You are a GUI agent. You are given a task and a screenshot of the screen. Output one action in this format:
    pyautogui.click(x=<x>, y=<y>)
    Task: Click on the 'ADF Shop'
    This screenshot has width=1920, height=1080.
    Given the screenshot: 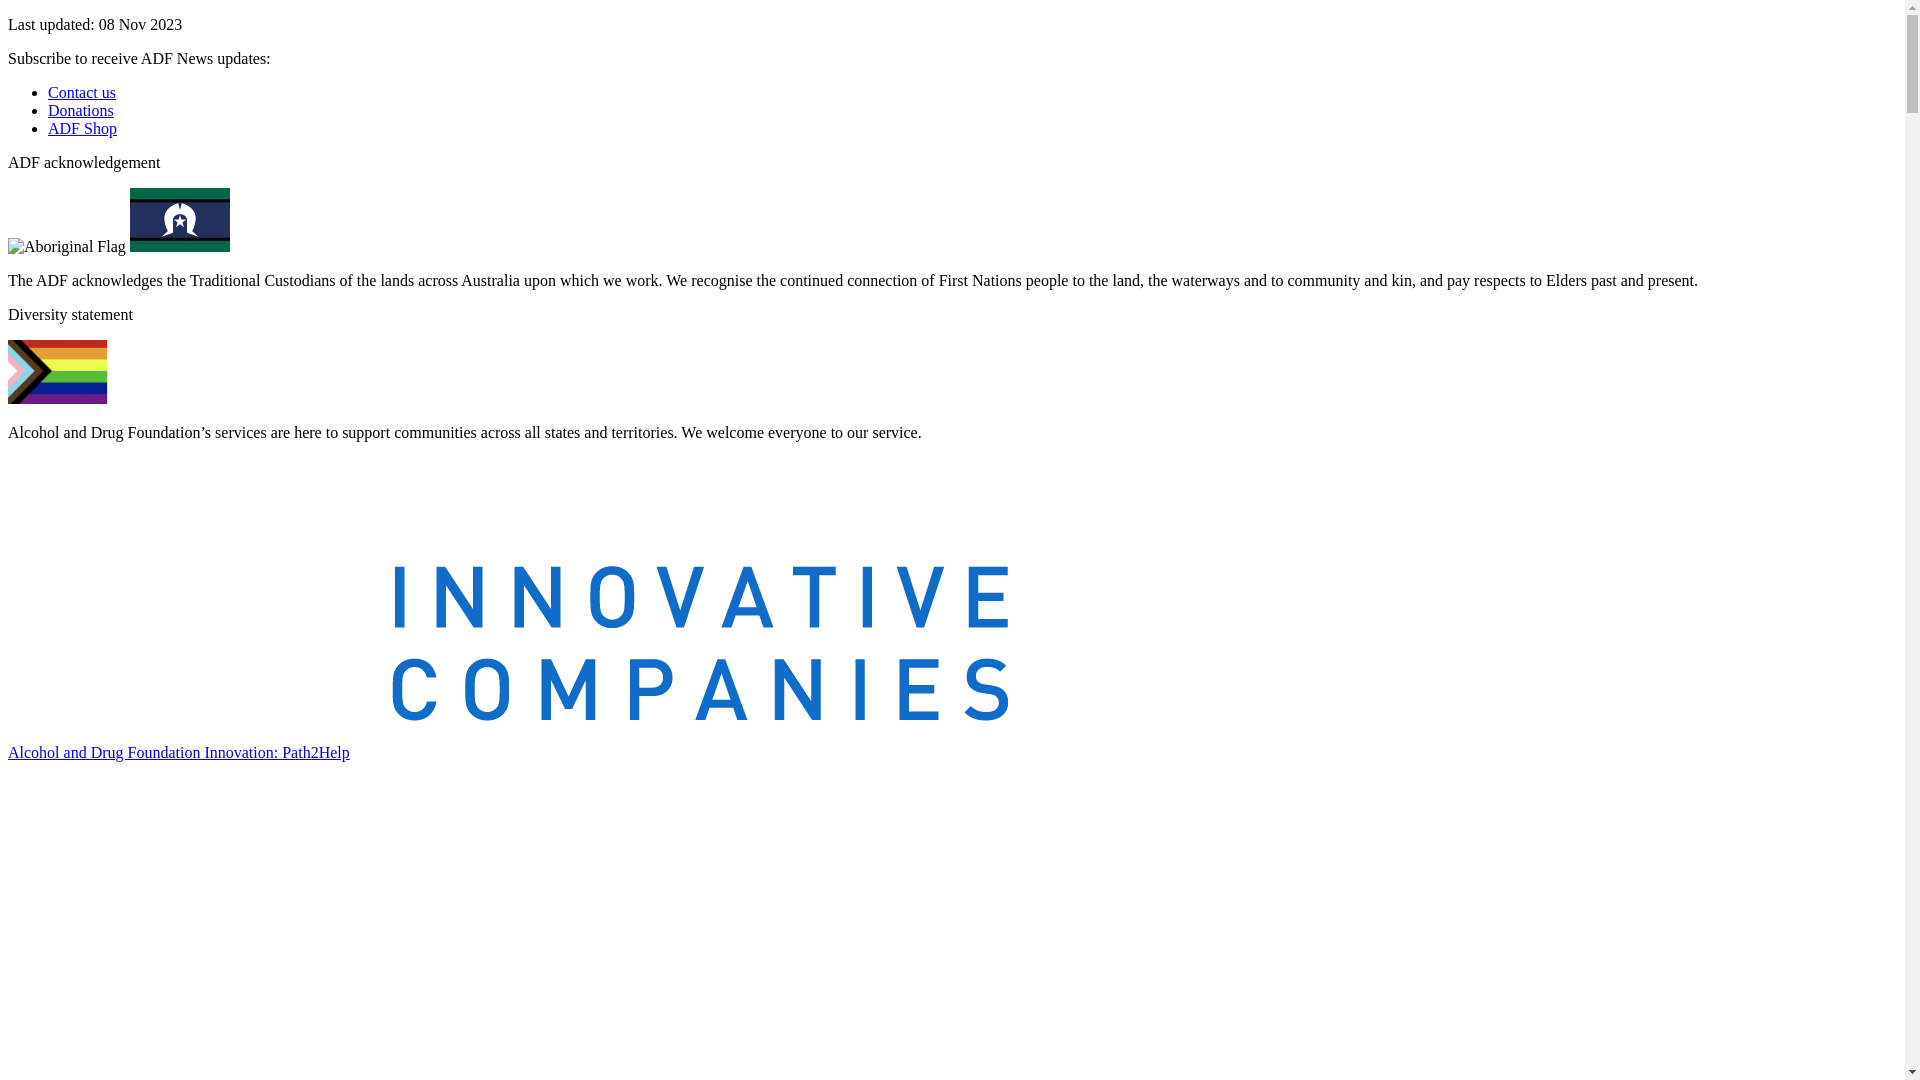 What is the action you would take?
    pyautogui.click(x=48, y=128)
    